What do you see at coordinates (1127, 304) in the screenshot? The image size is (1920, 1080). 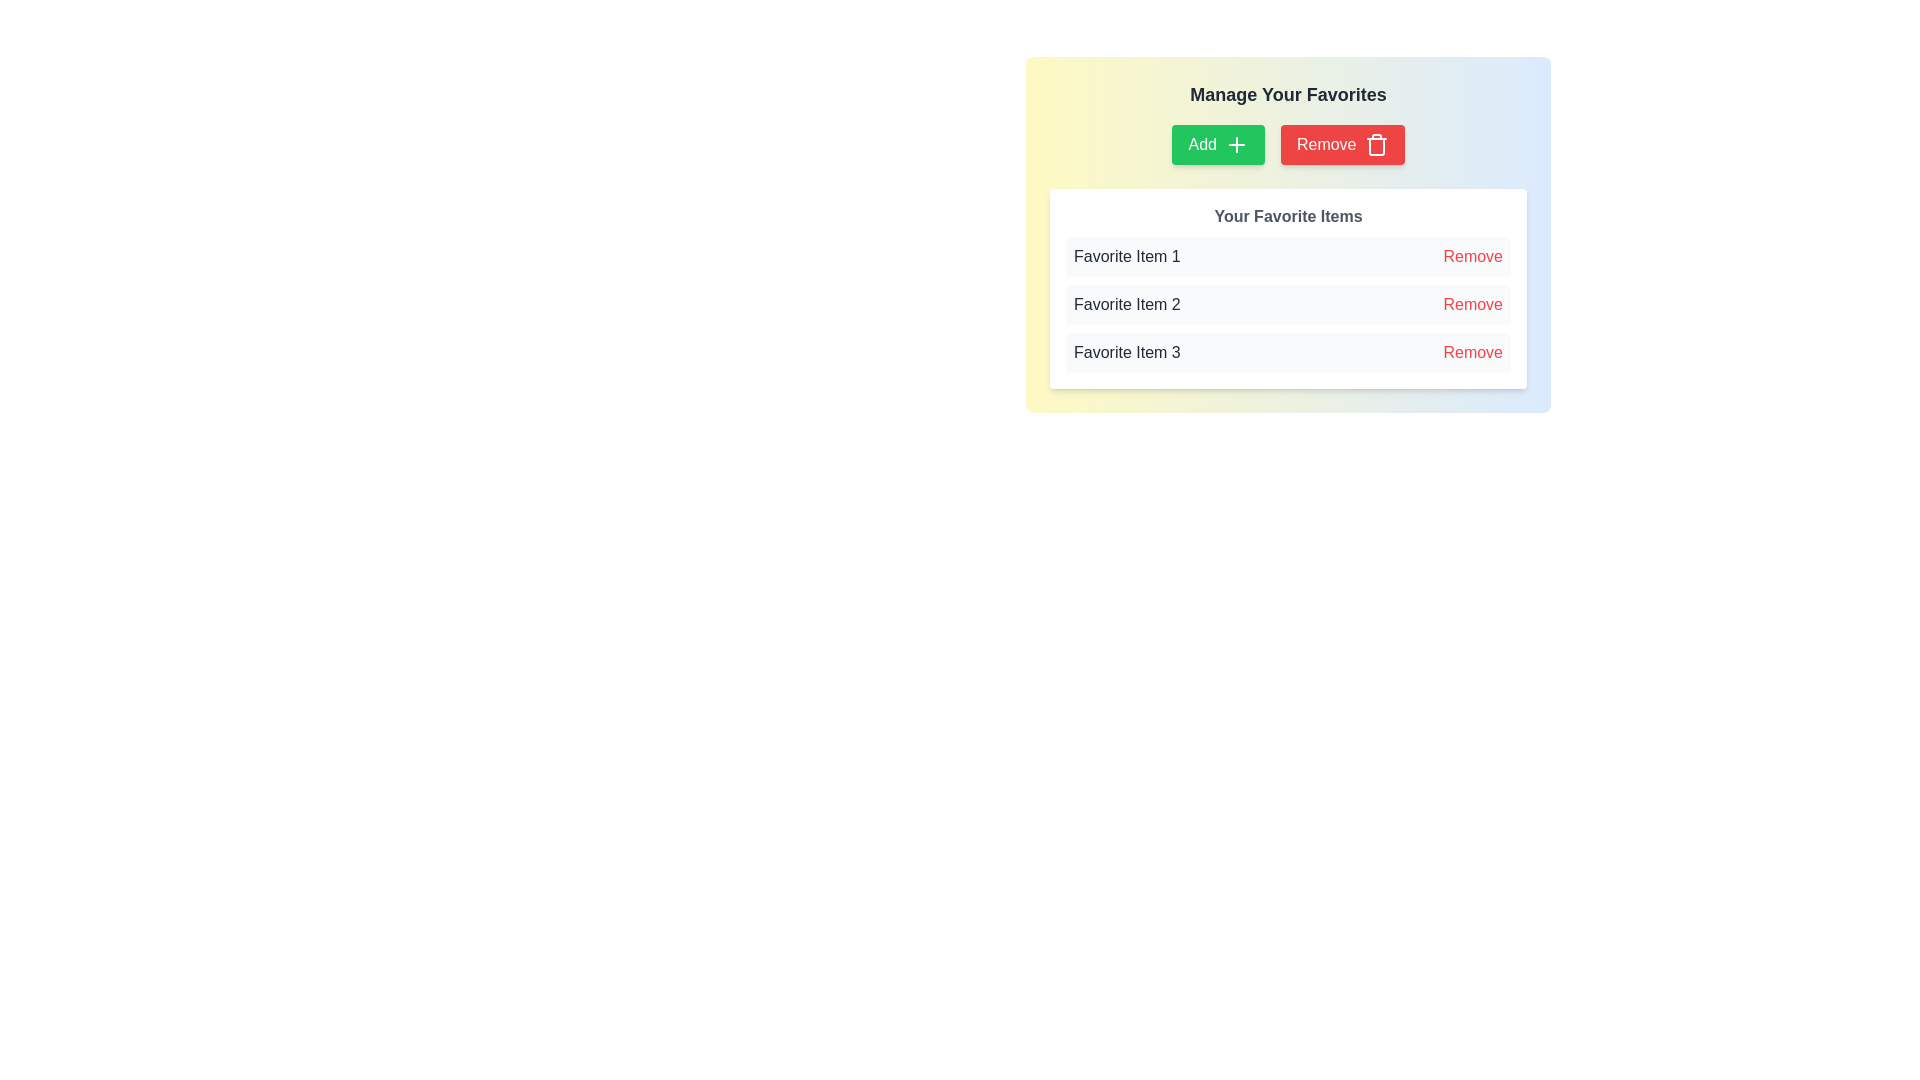 I see `the Text label for one of the items in the 'Your Favorite Items' list, located to the left of the 'Remove' button` at bounding box center [1127, 304].